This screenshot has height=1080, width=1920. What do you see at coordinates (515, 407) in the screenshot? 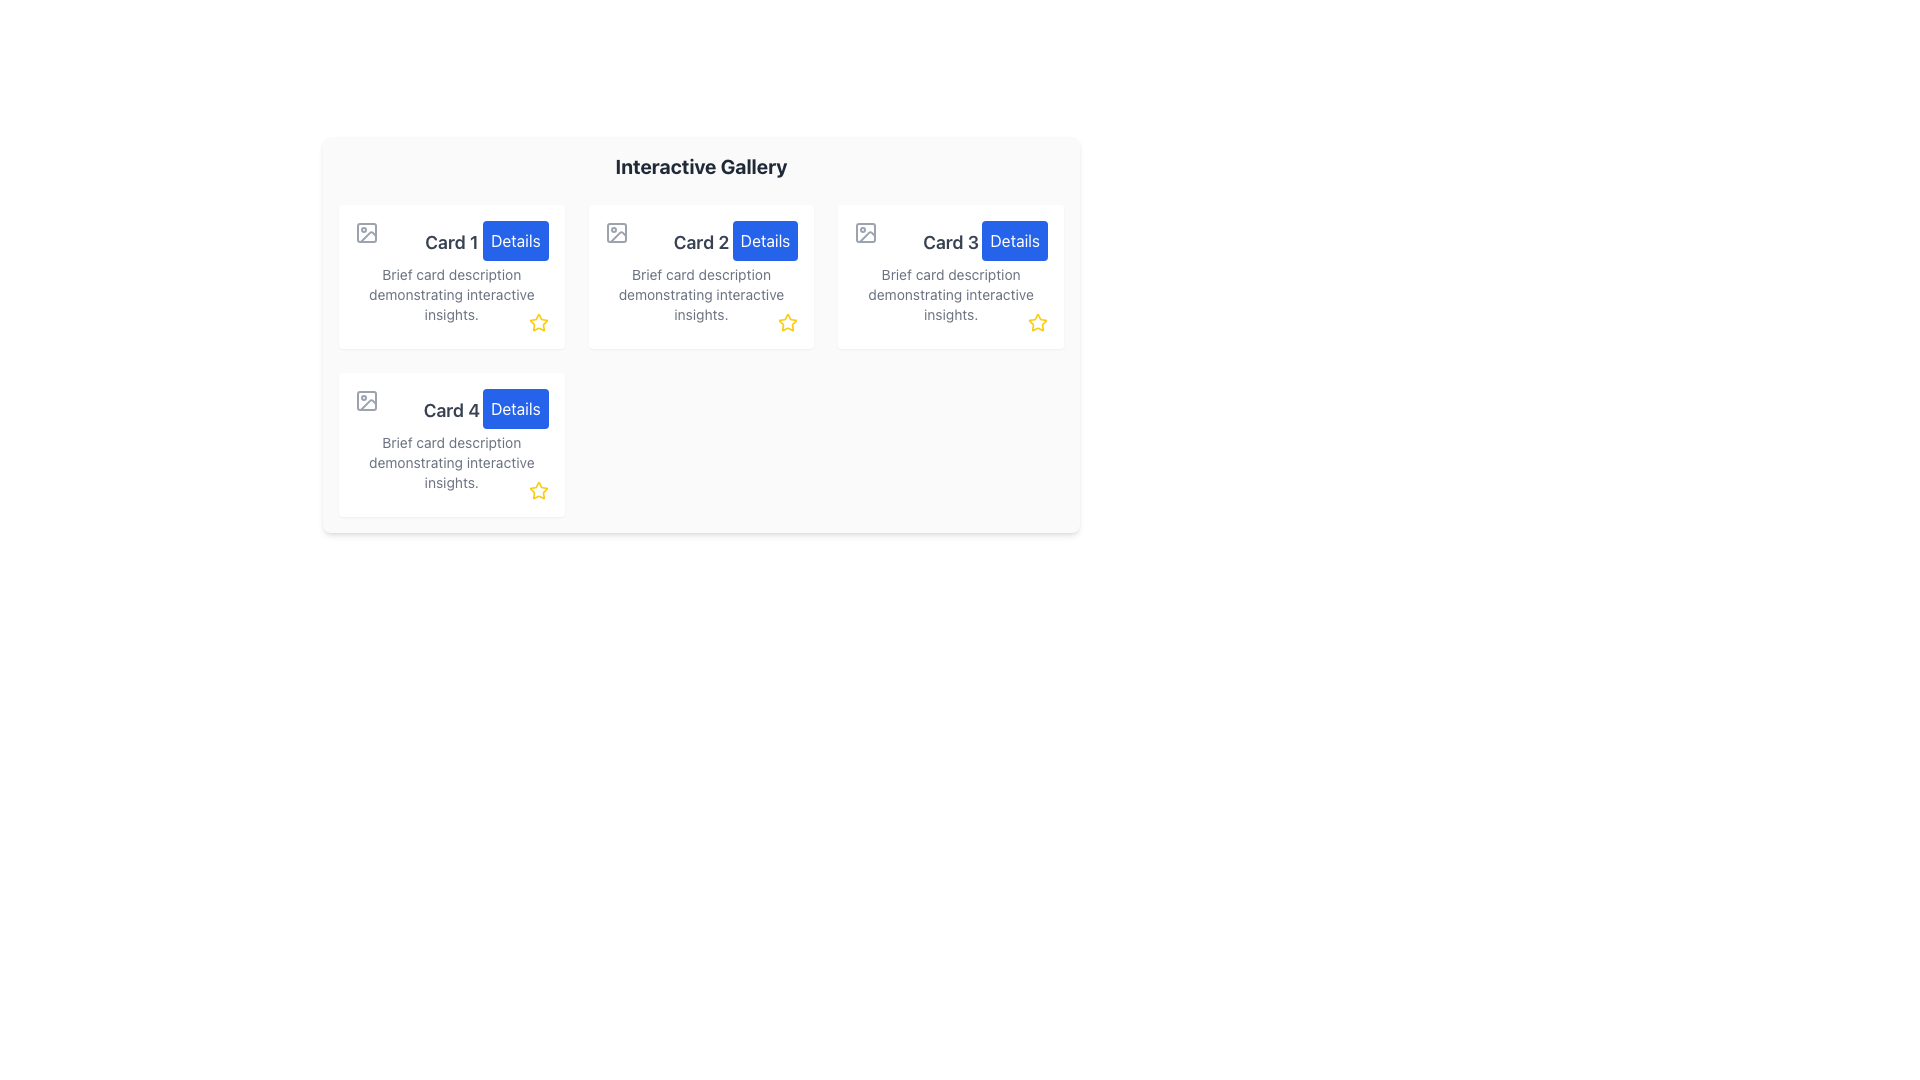
I see `the button located in the top-right corner of 'Card 4'` at bounding box center [515, 407].